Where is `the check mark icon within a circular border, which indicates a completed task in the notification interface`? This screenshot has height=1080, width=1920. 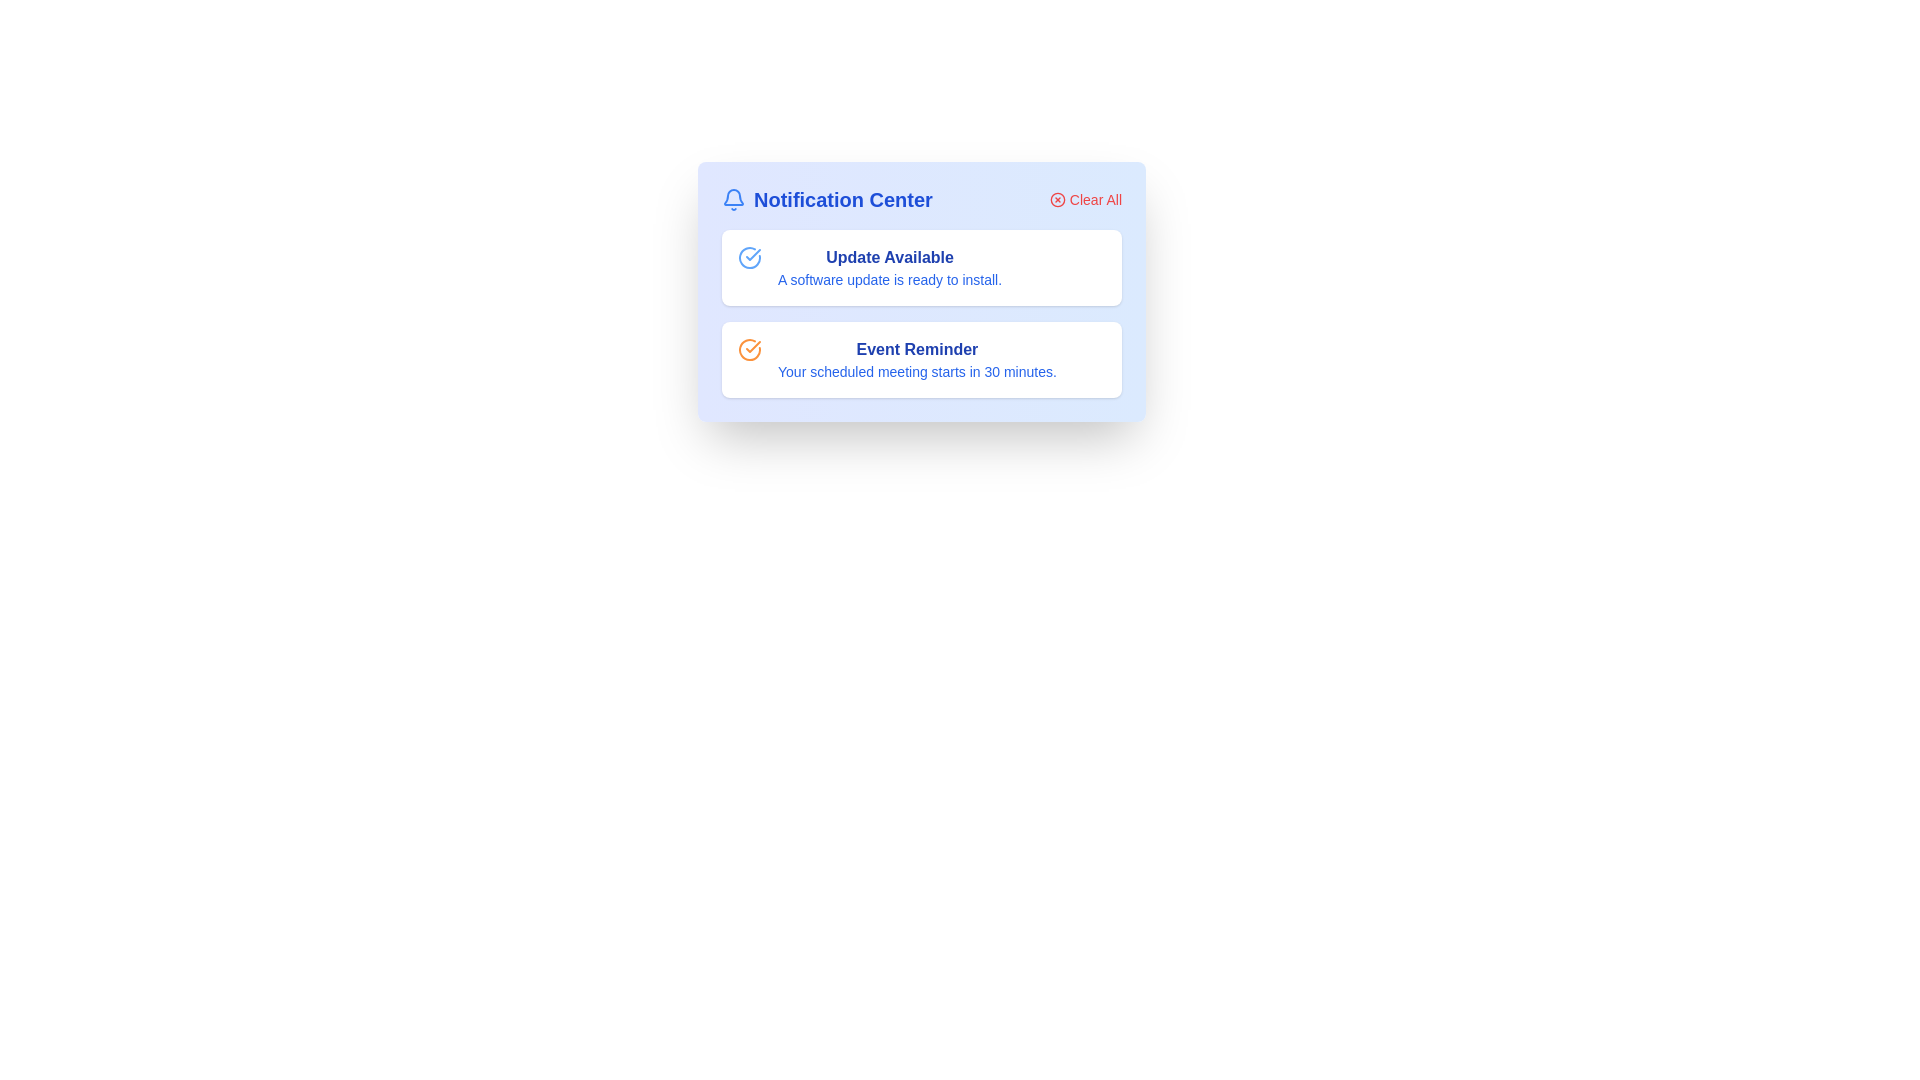 the check mark icon within a circular border, which indicates a completed task in the notification interface is located at coordinates (752, 253).